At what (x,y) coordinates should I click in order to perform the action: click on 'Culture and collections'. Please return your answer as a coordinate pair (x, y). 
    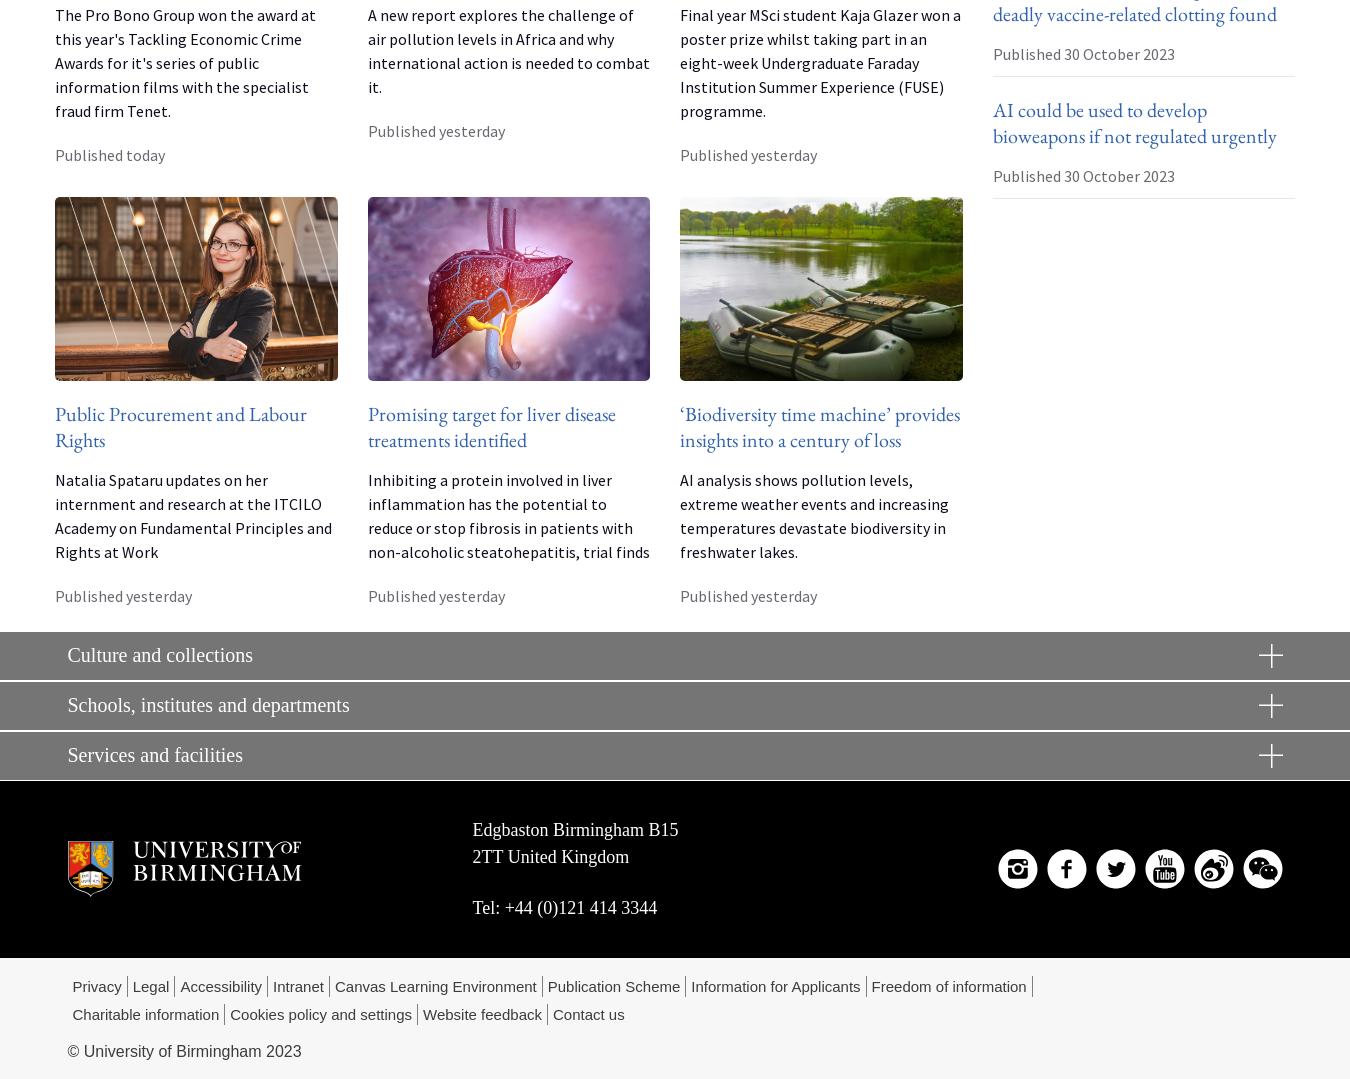
    Looking at the image, I should click on (159, 653).